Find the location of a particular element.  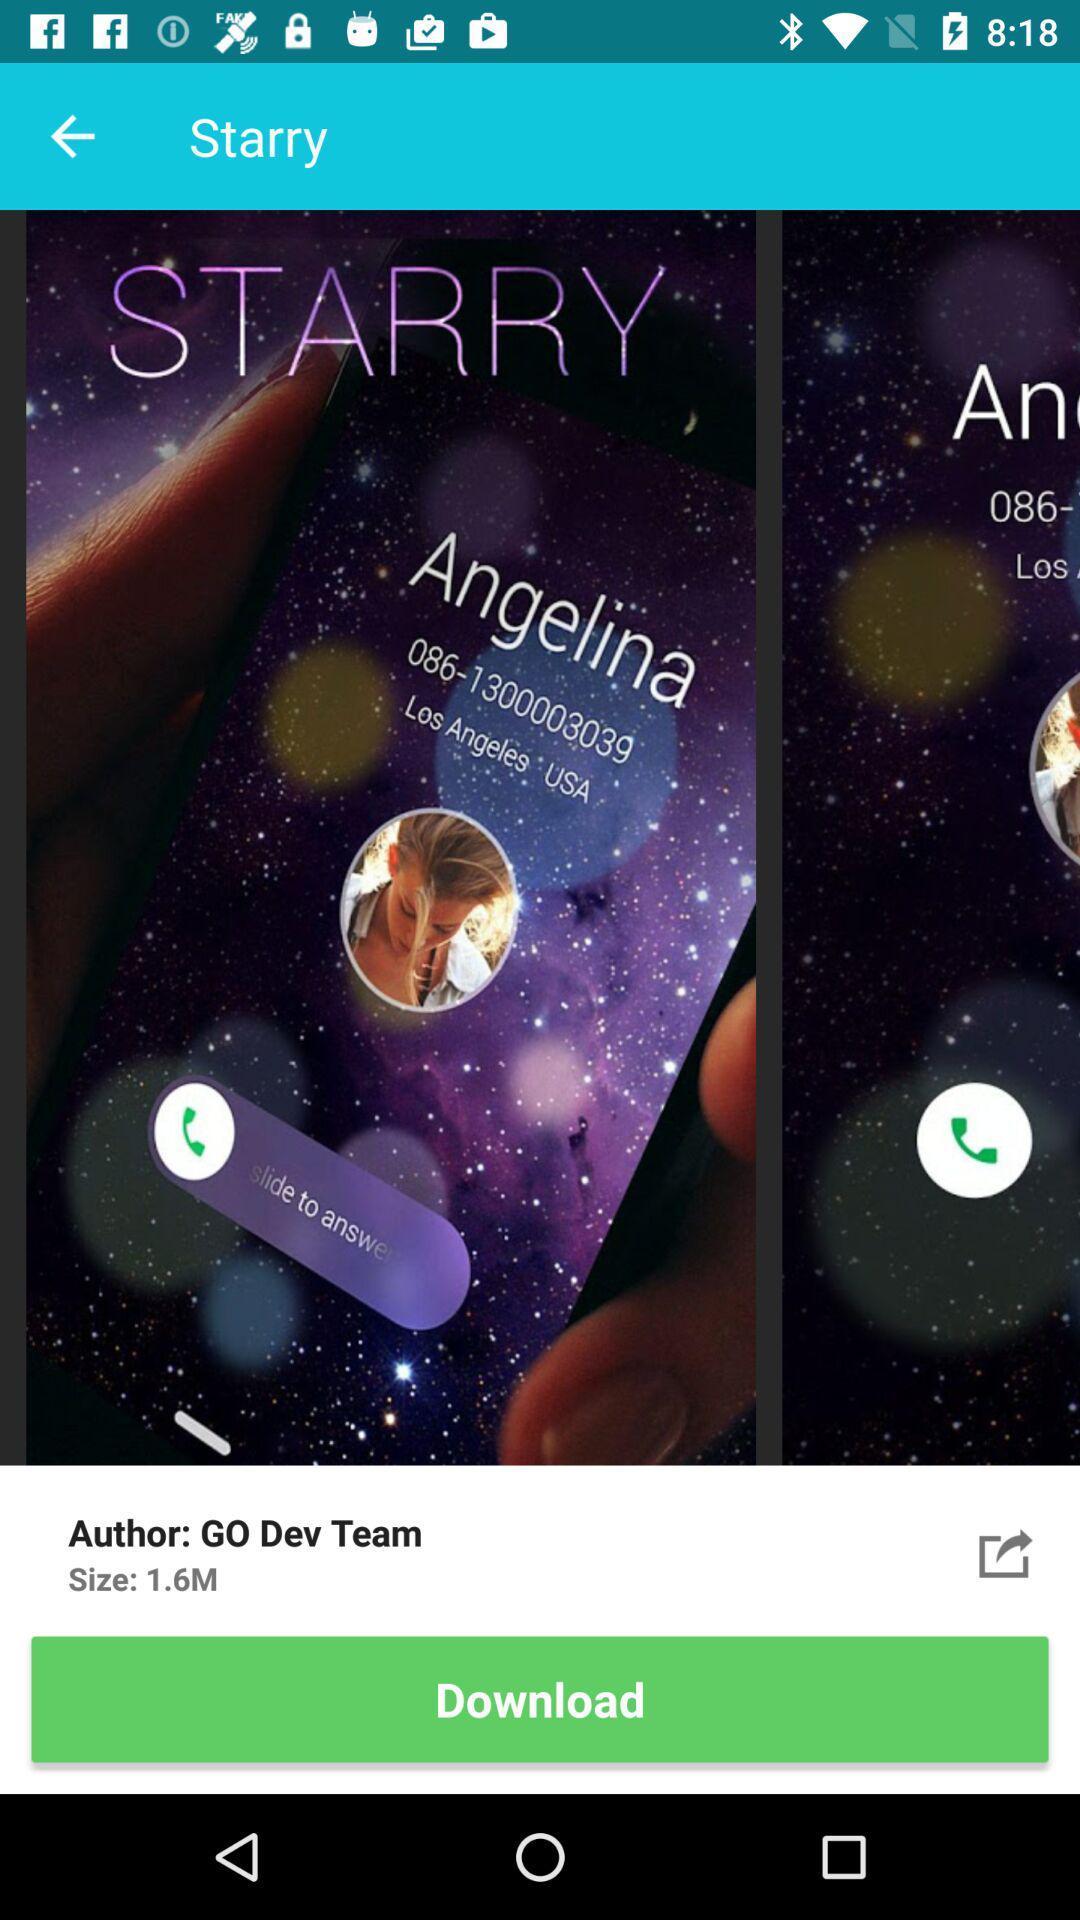

the item next to go dev team item is located at coordinates (1006, 1552).